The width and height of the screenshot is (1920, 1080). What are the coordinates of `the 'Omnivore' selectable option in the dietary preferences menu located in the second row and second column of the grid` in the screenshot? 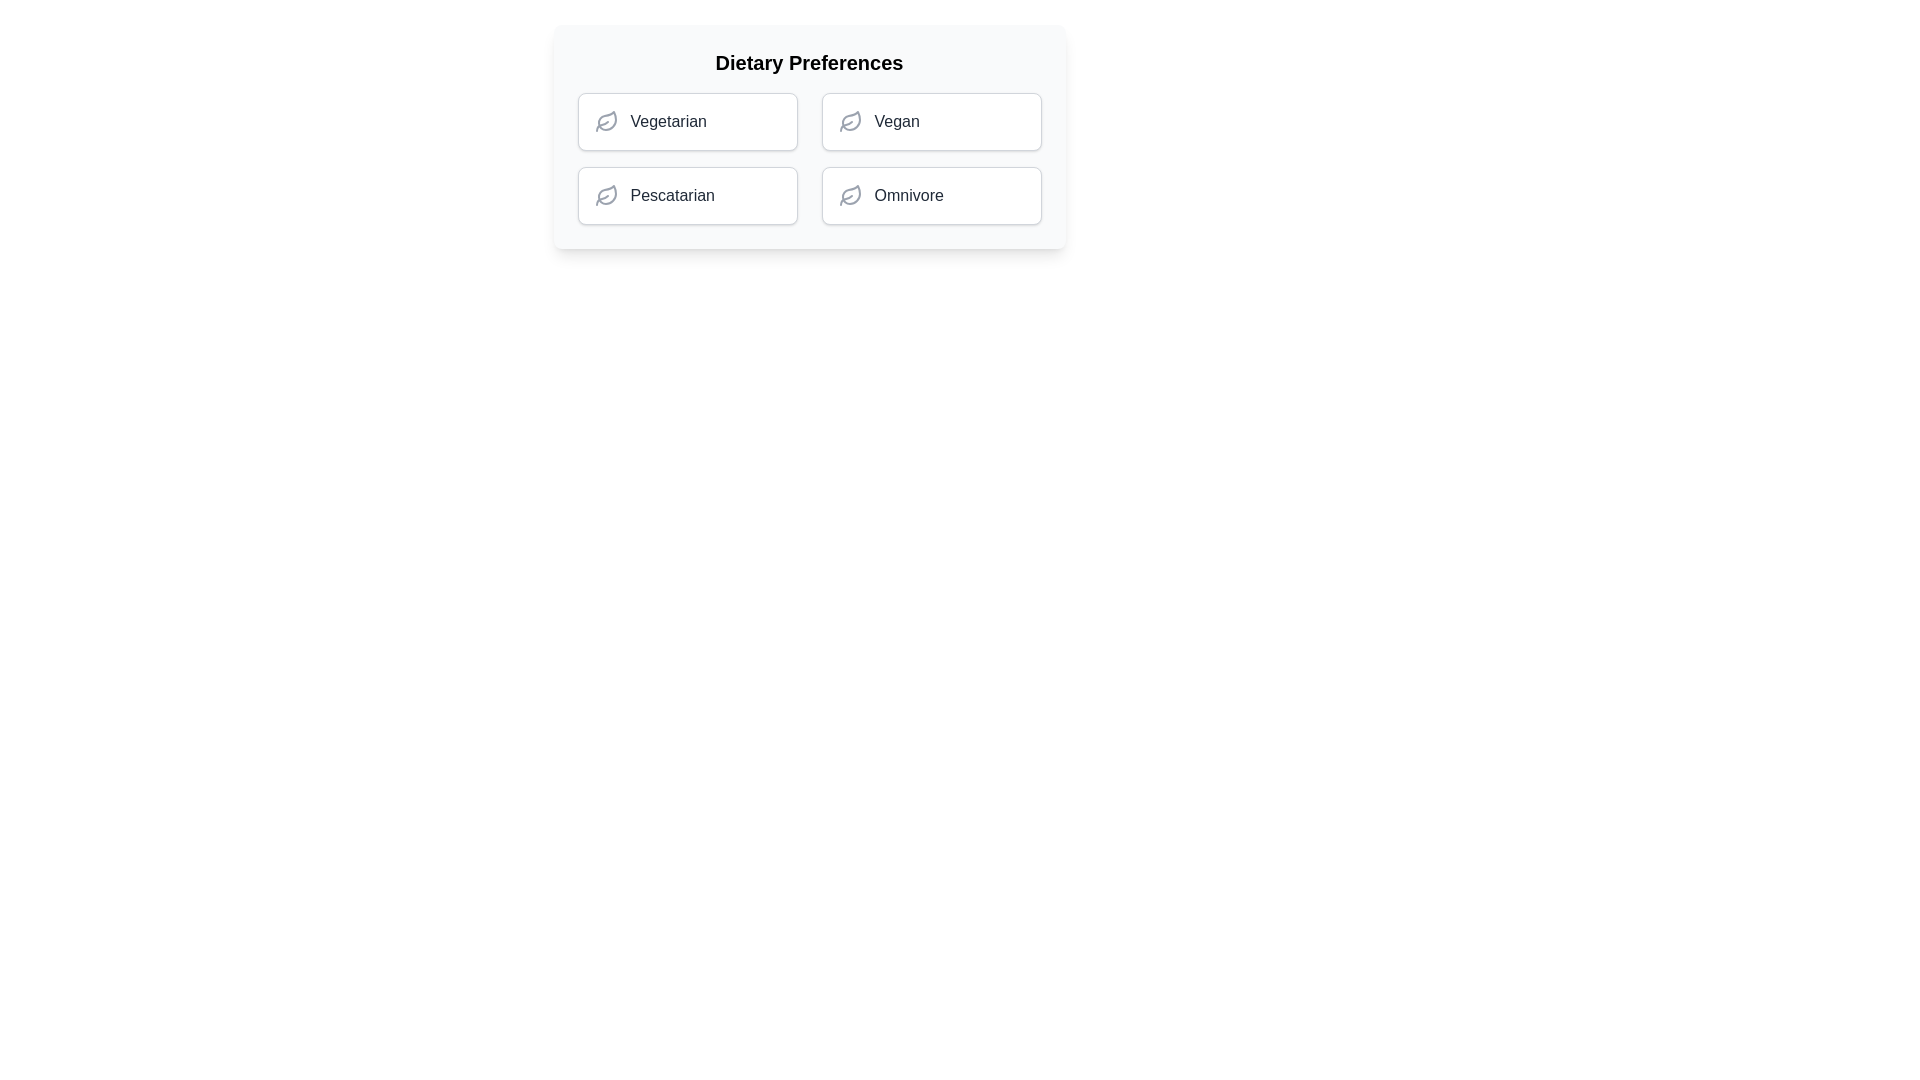 It's located at (930, 196).